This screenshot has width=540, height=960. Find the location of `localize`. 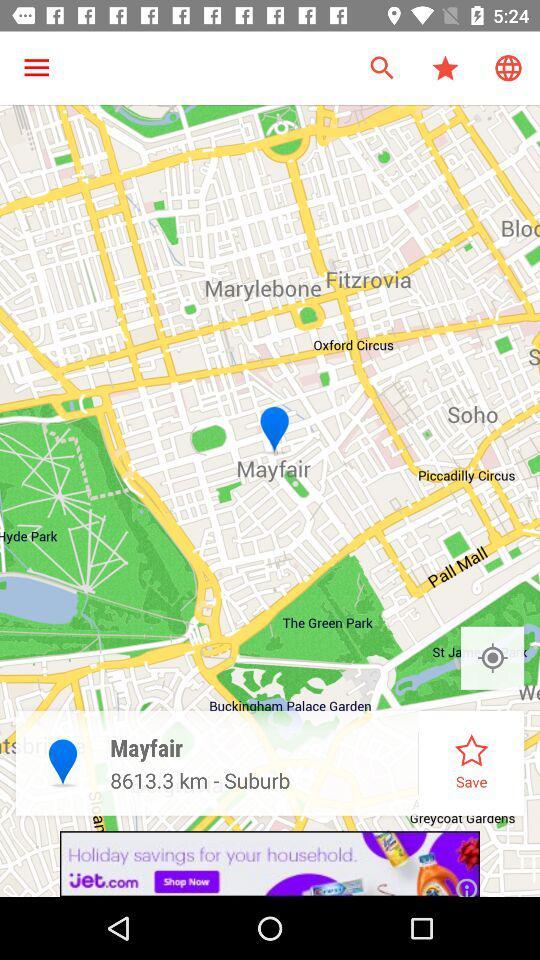

localize is located at coordinates (491, 657).